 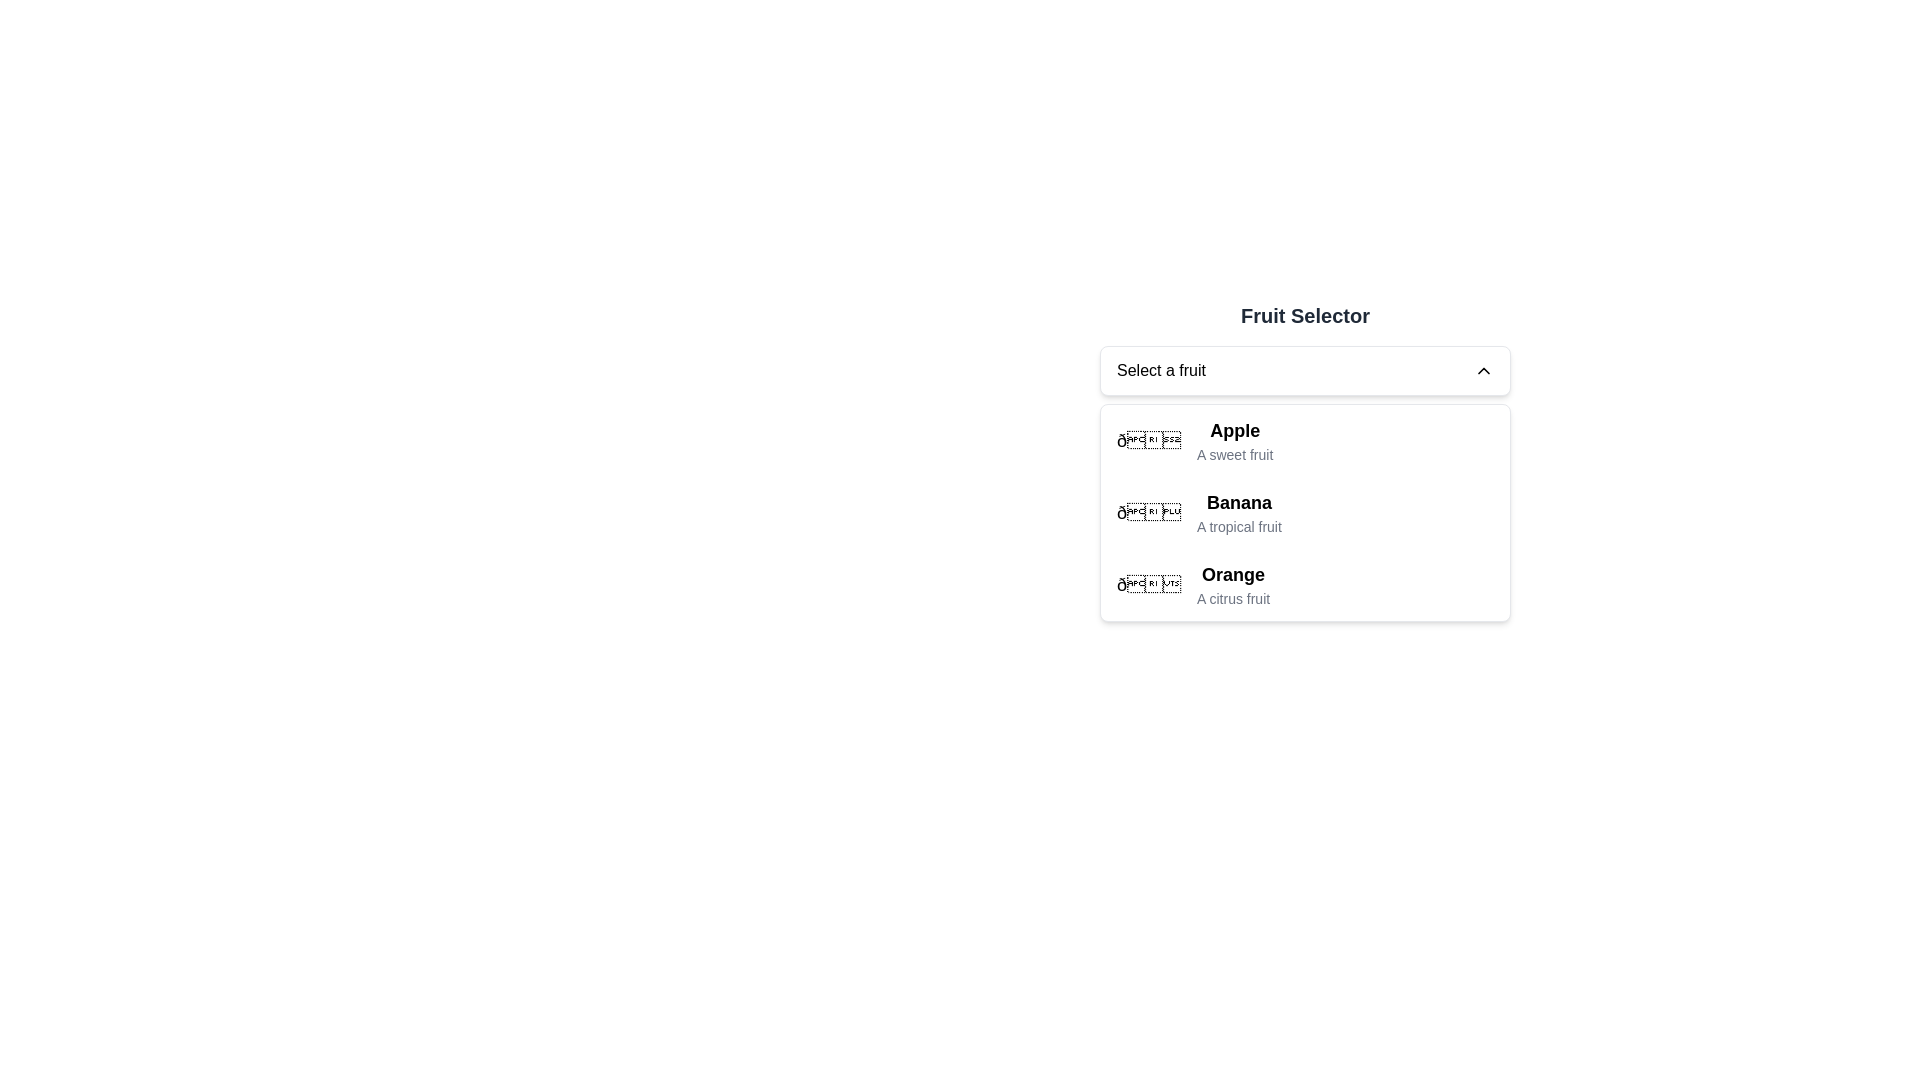 What do you see at coordinates (1233, 430) in the screenshot?
I see `the text label displaying 'Apple' in the Fruit Selector dropdown` at bounding box center [1233, 430].